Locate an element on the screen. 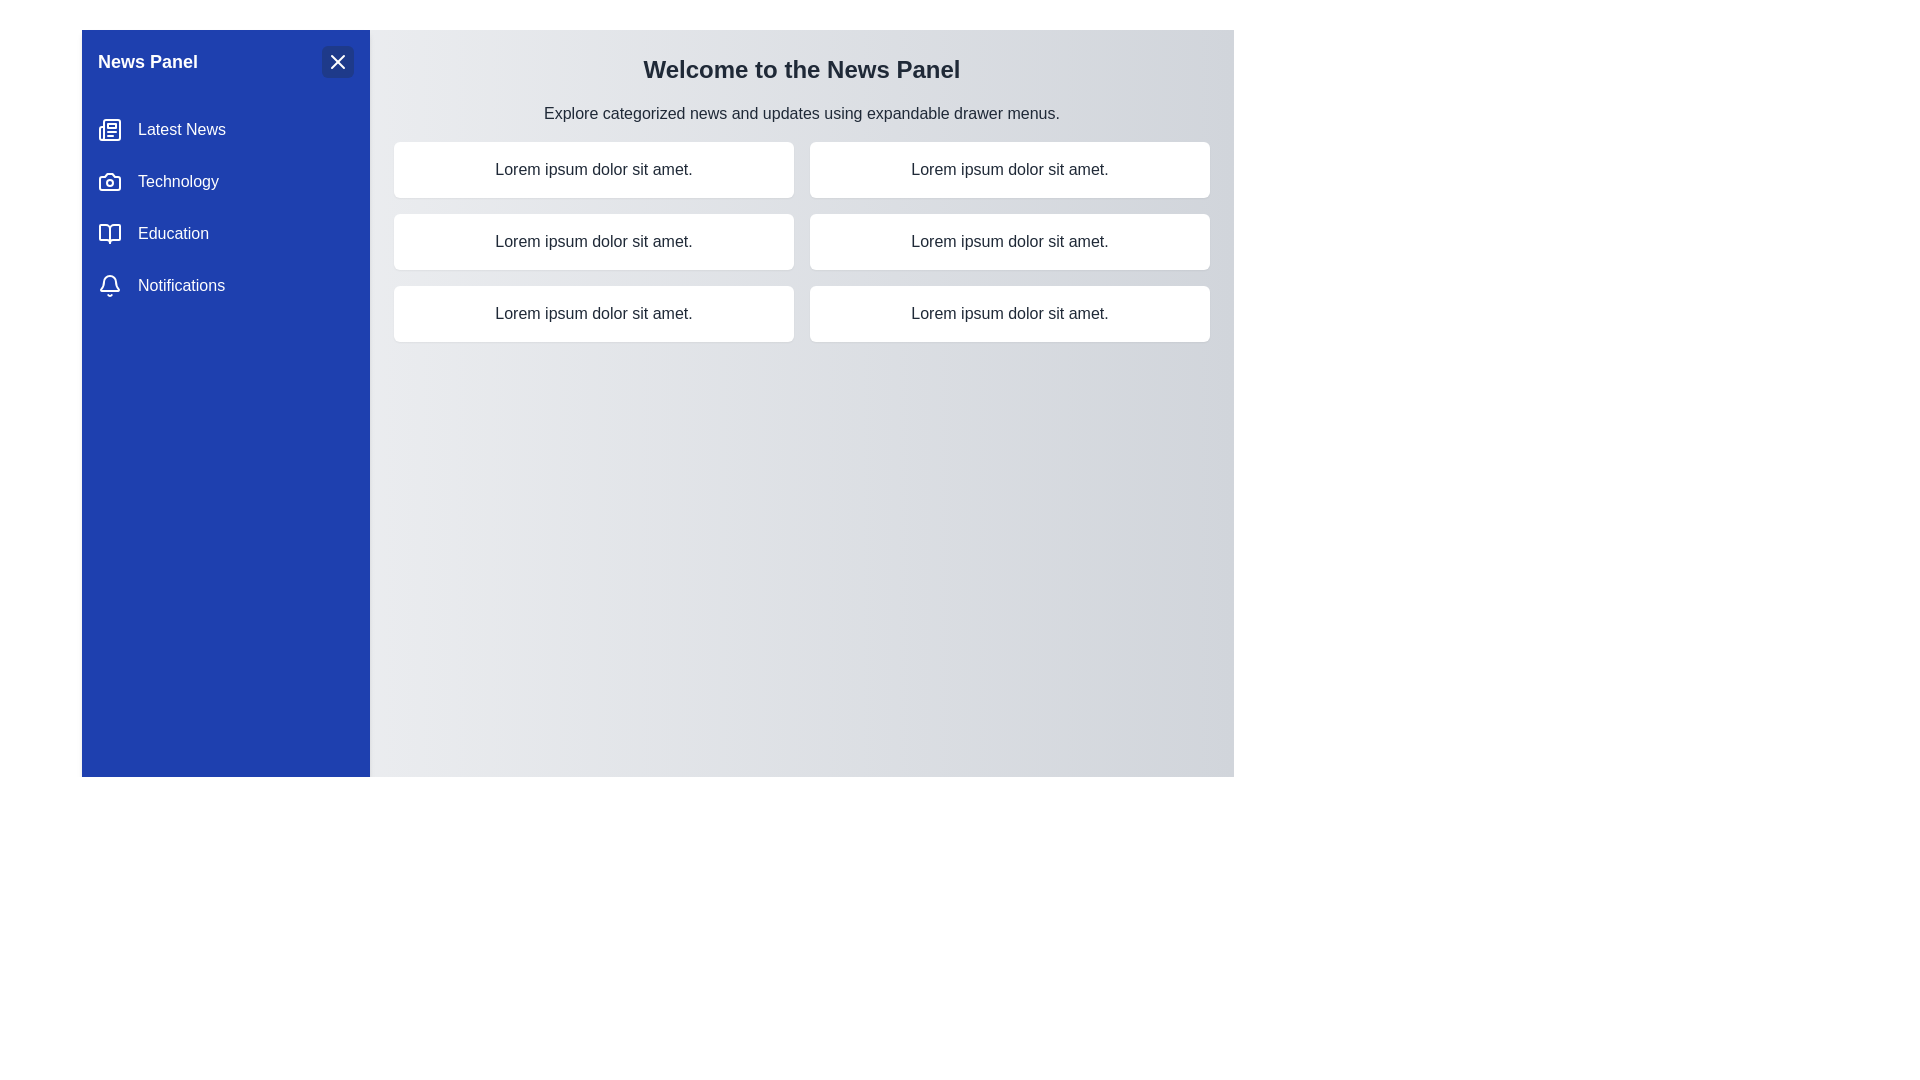 This screenshot has width=1920, height=1080. the Education category in the drawer menu is located at coordinates (225, 233).